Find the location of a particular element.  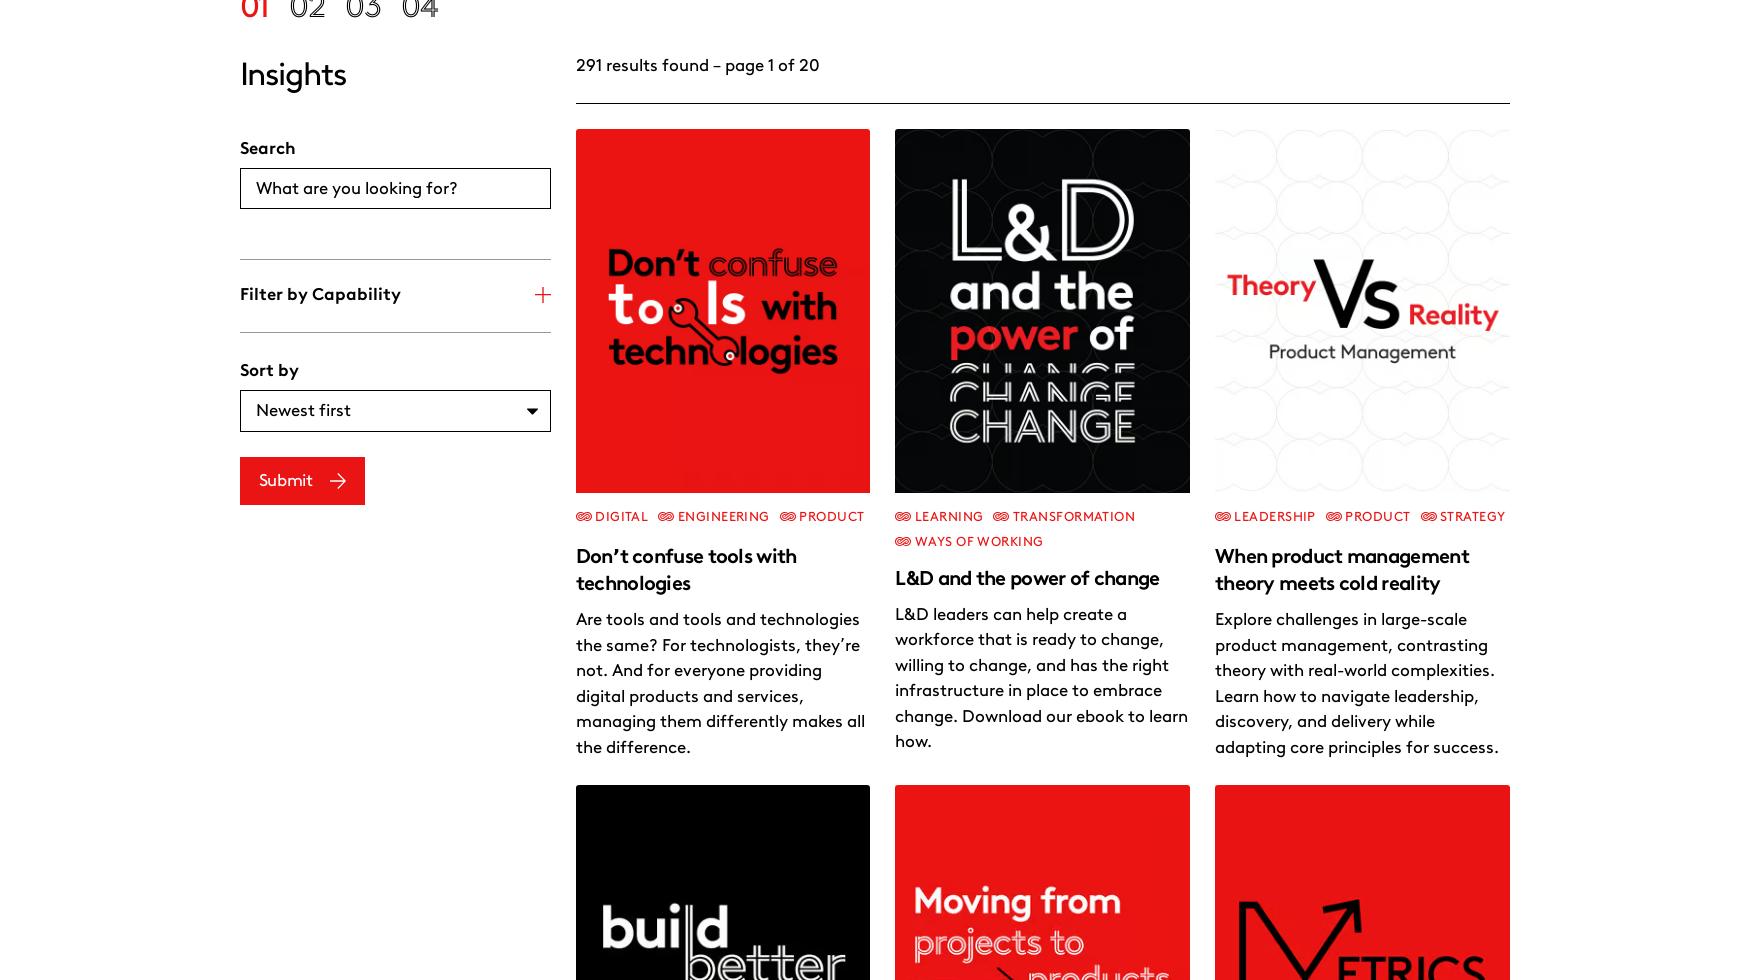

'Learn how to nurture leadership and empower your teams for success.' is located at coordinates (894, 480).